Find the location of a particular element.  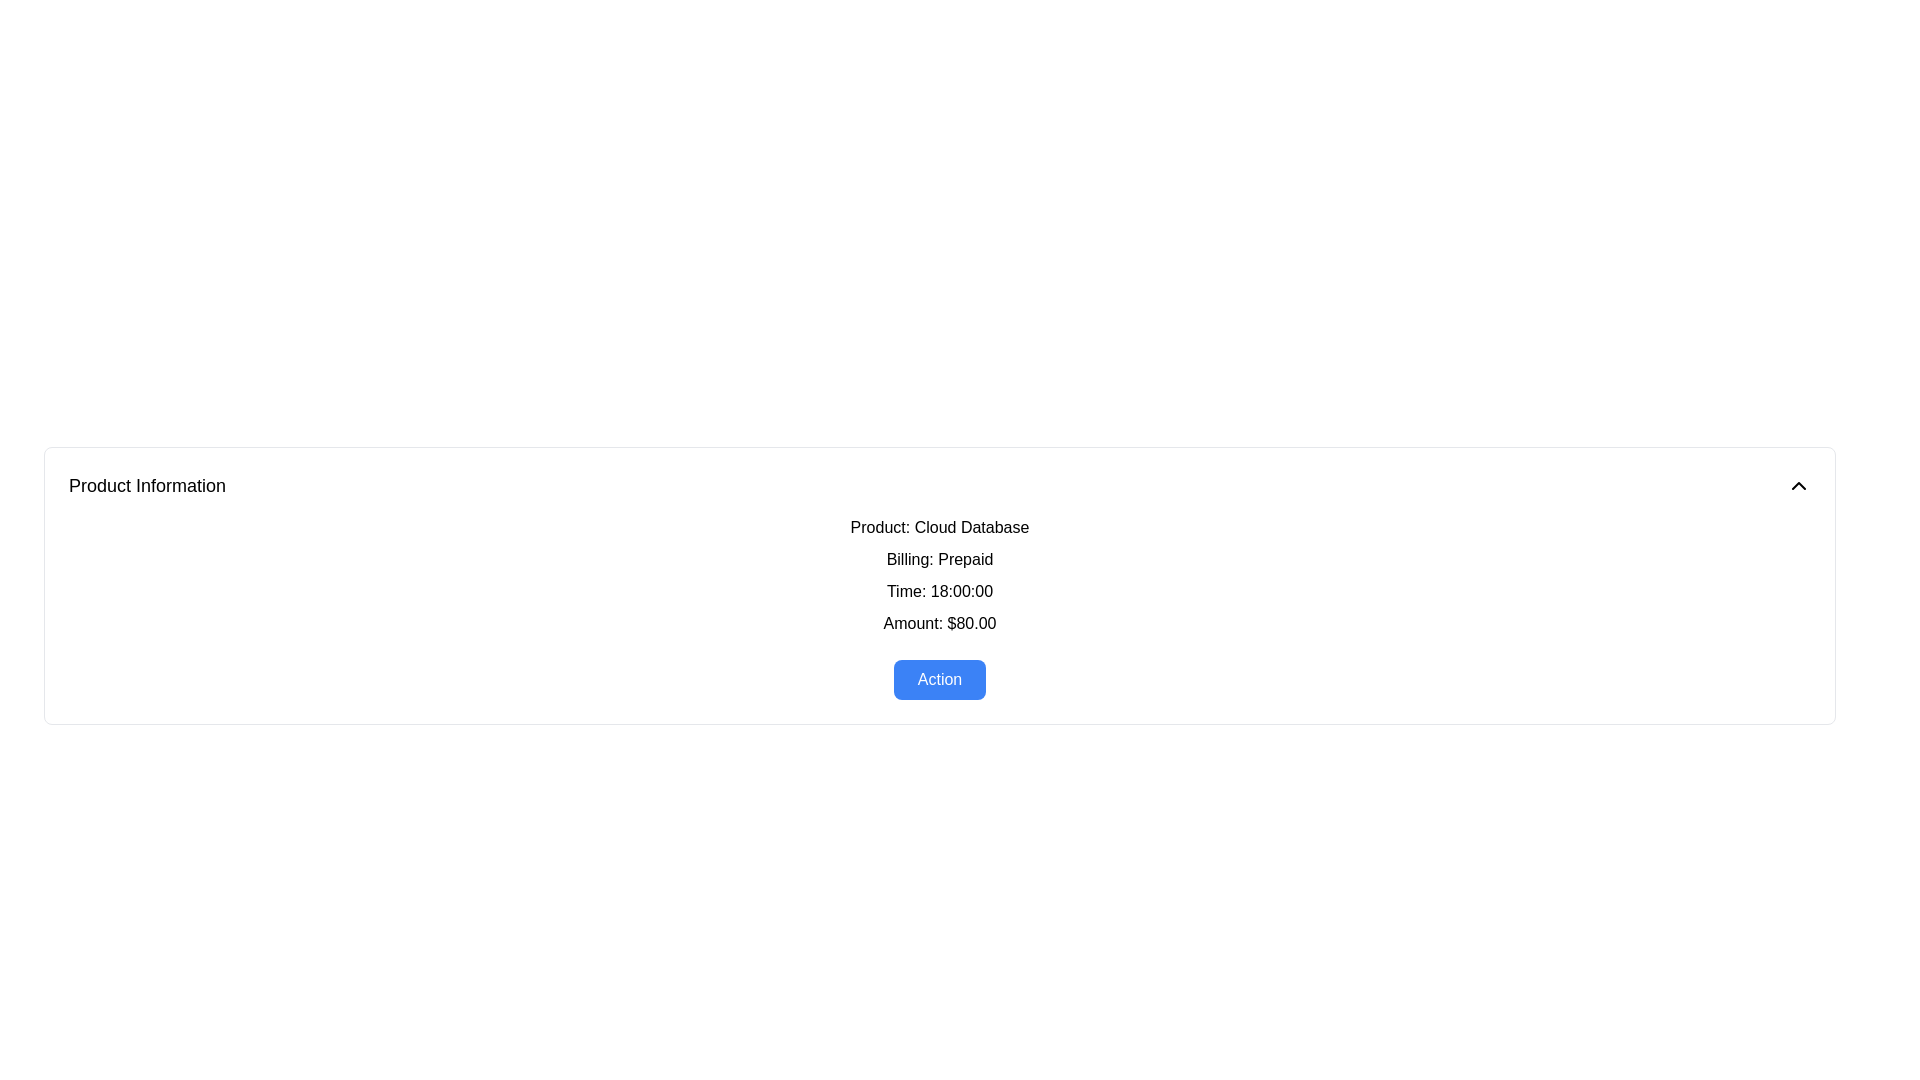

the 'Product Information' text label, which is prominently displayed in a larger, bold font at the top left corner of the content area is located at coordinates (146, 486).